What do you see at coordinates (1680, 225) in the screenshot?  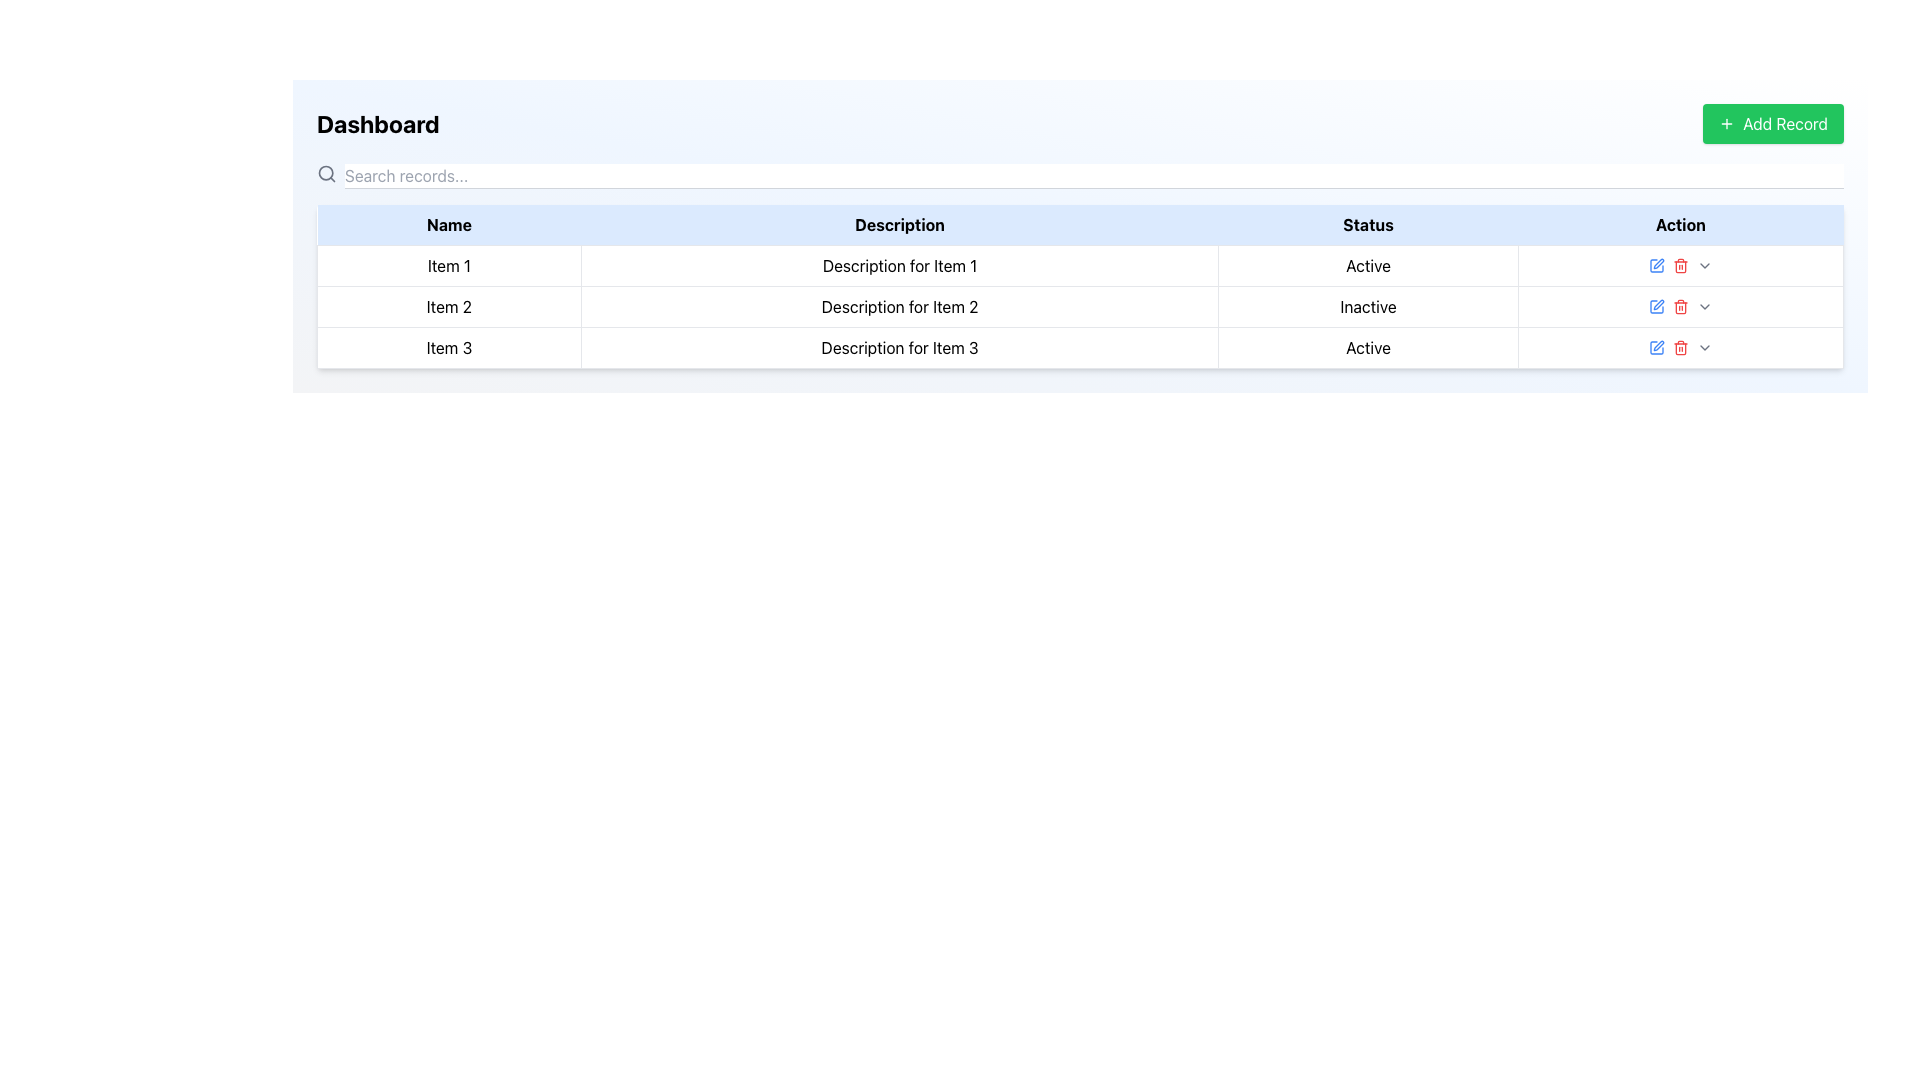 I see `the last header label in the grid which indicates actions related to items in the corresponding column` at bounding box center [1680, 225].